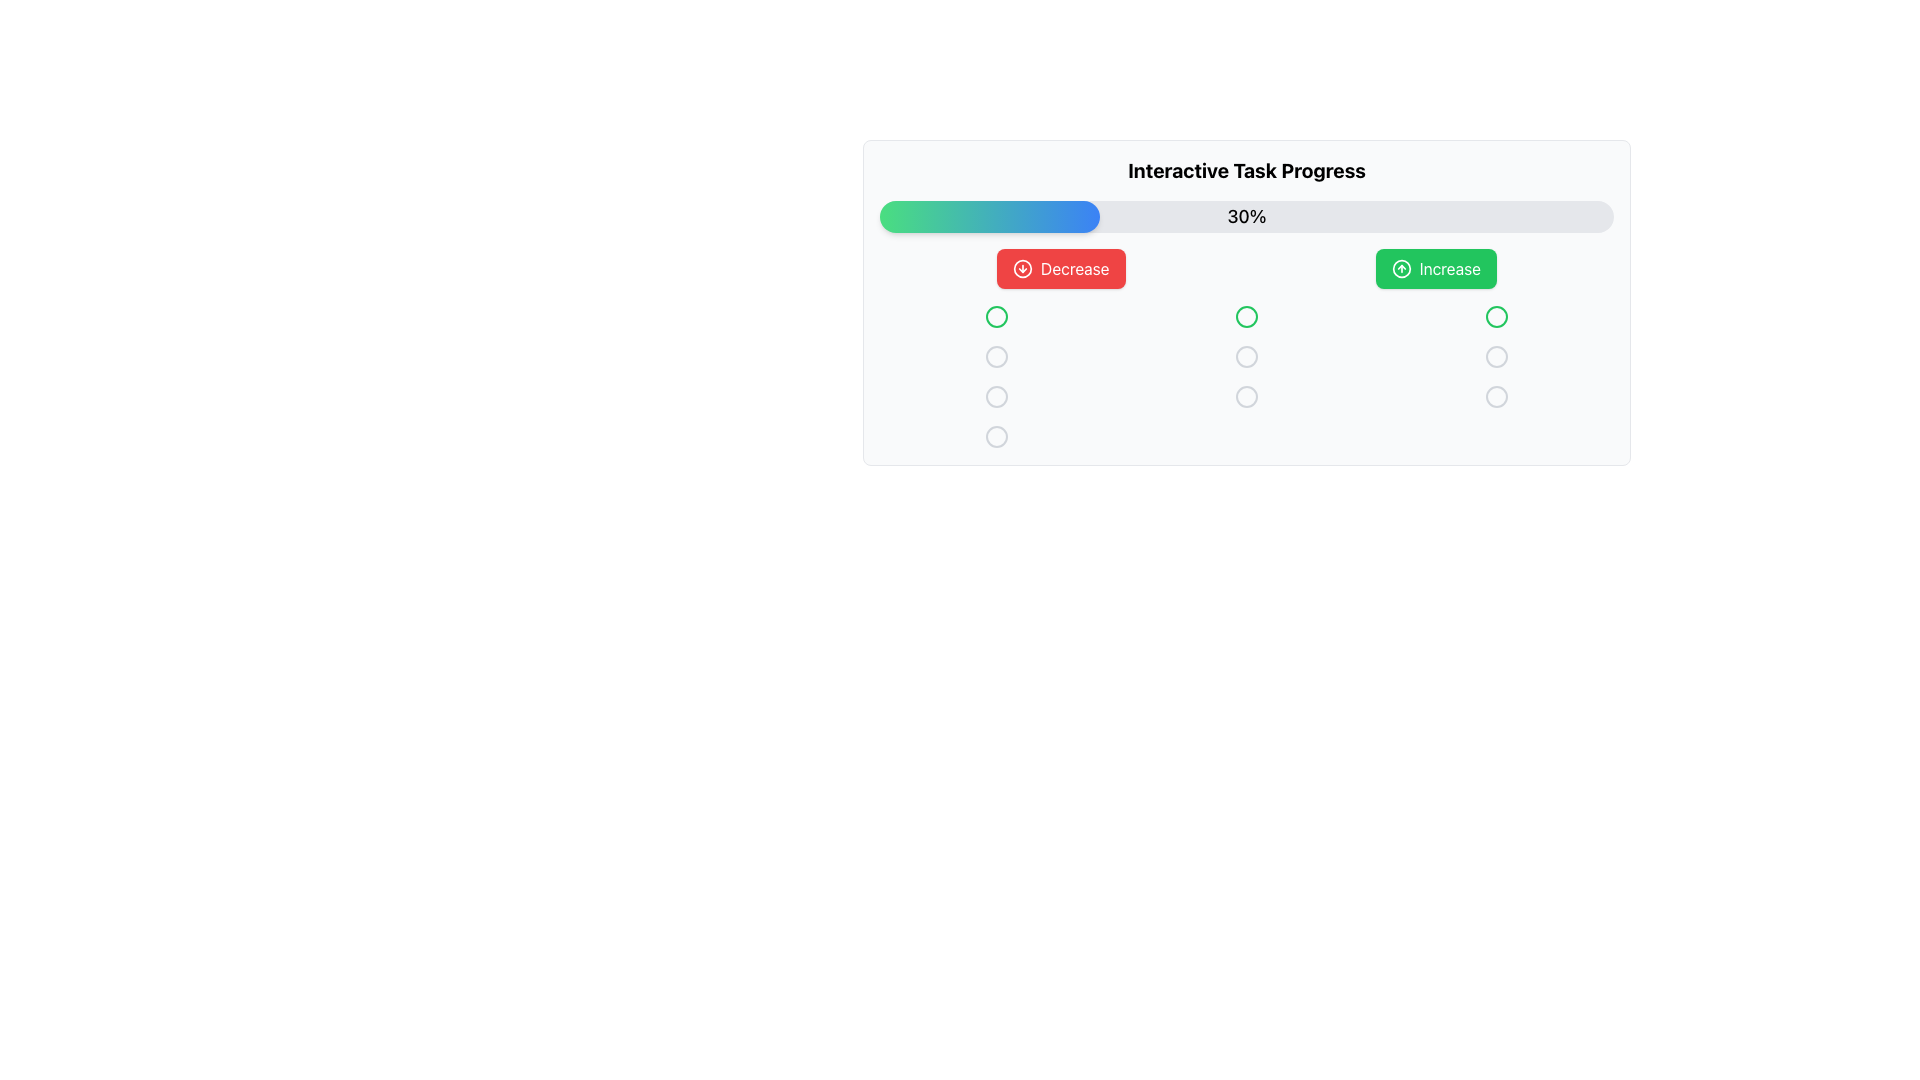  I want to click on the circular status indicator with a green outline located in the third column, first row of the grid beneath the progress bar, so click(1497, 315).